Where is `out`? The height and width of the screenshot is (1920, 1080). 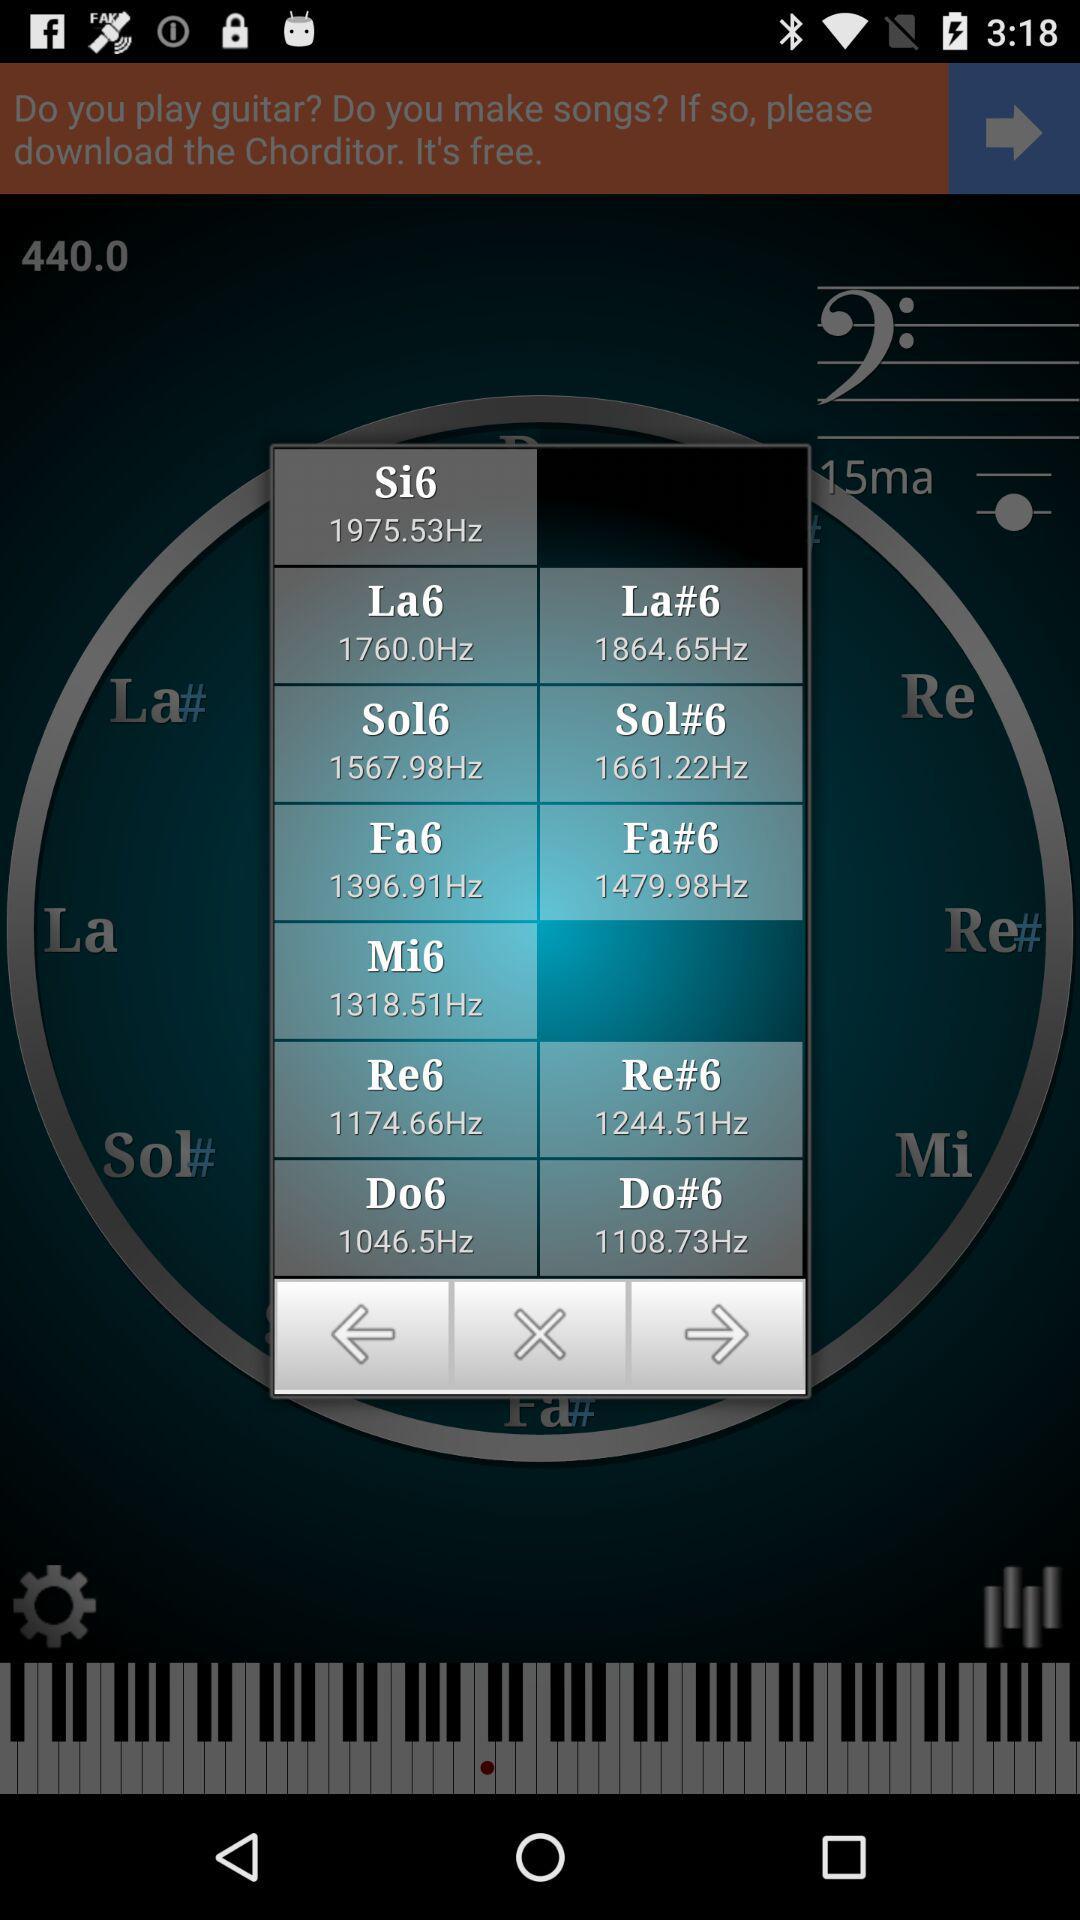
out is located at coordinates (540, 1334).